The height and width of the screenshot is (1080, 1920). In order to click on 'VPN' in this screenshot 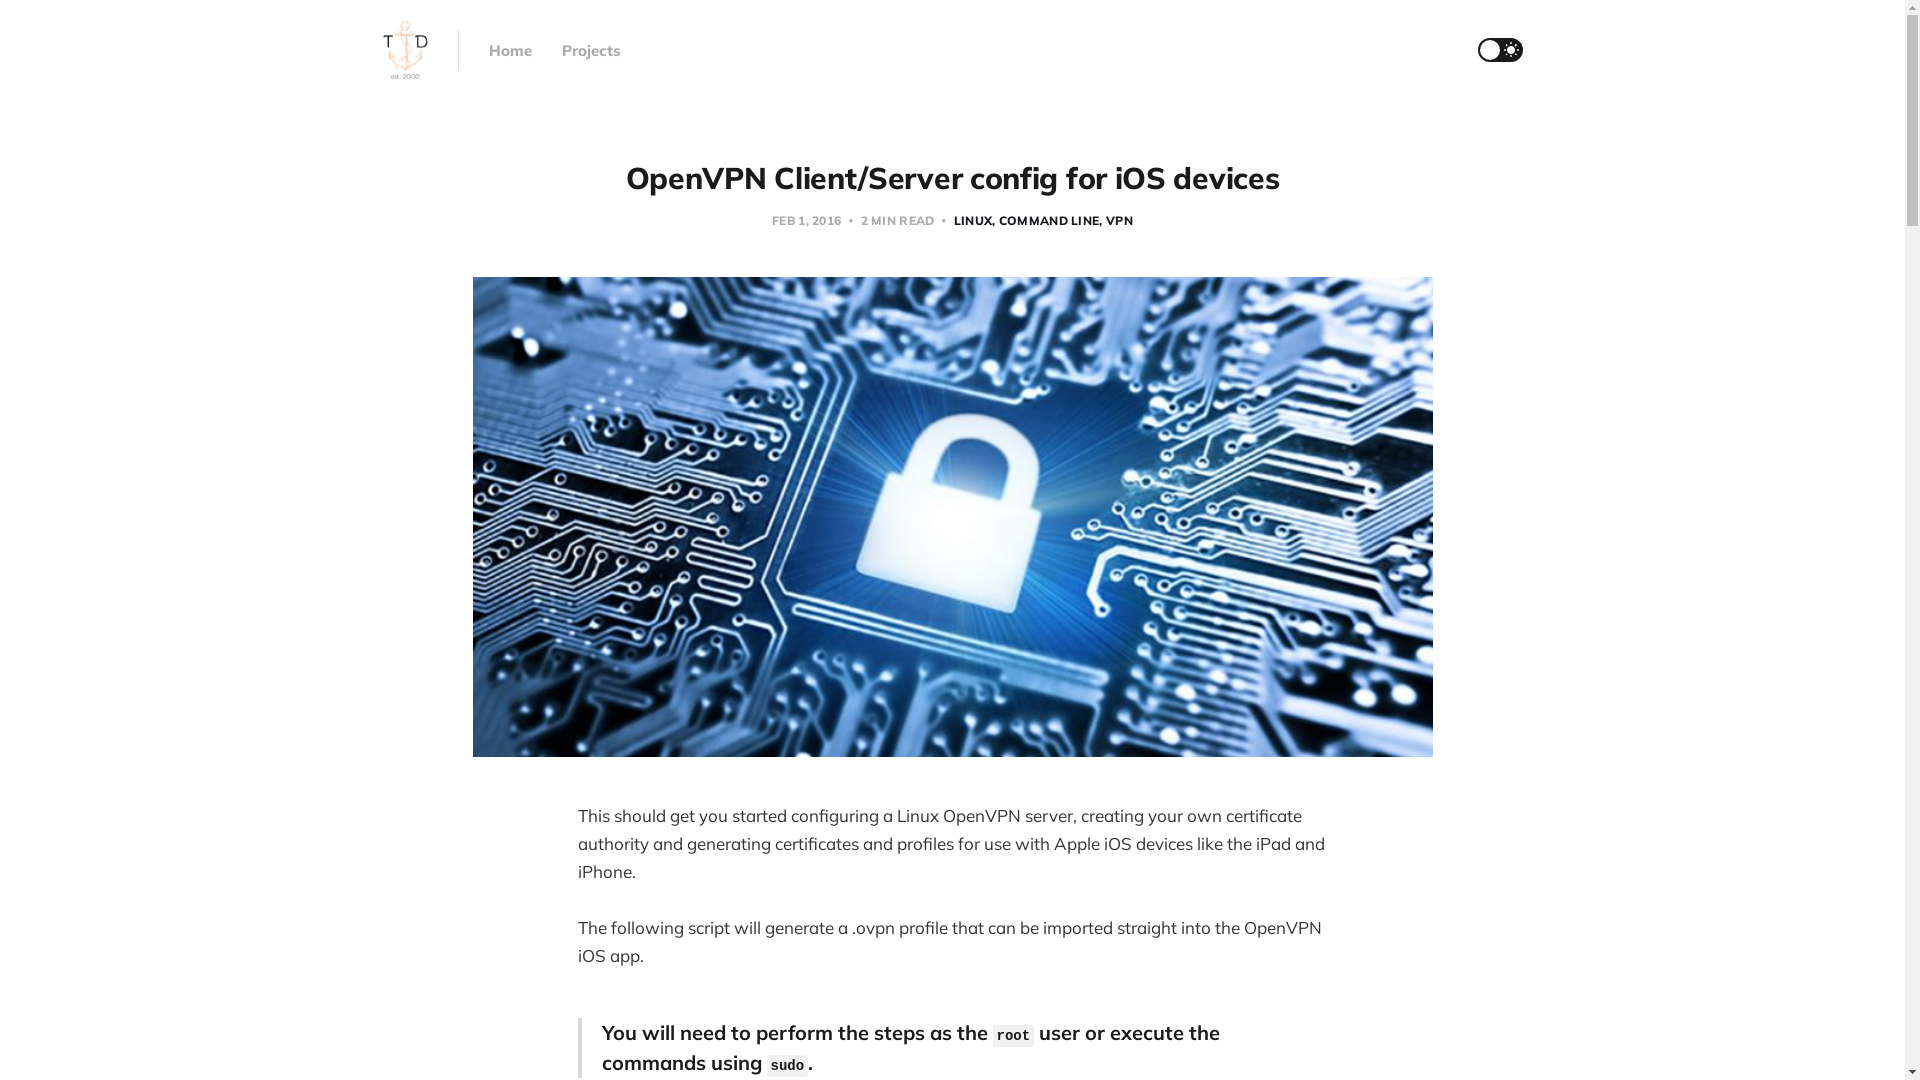, I will do `click(1115, 220)`.